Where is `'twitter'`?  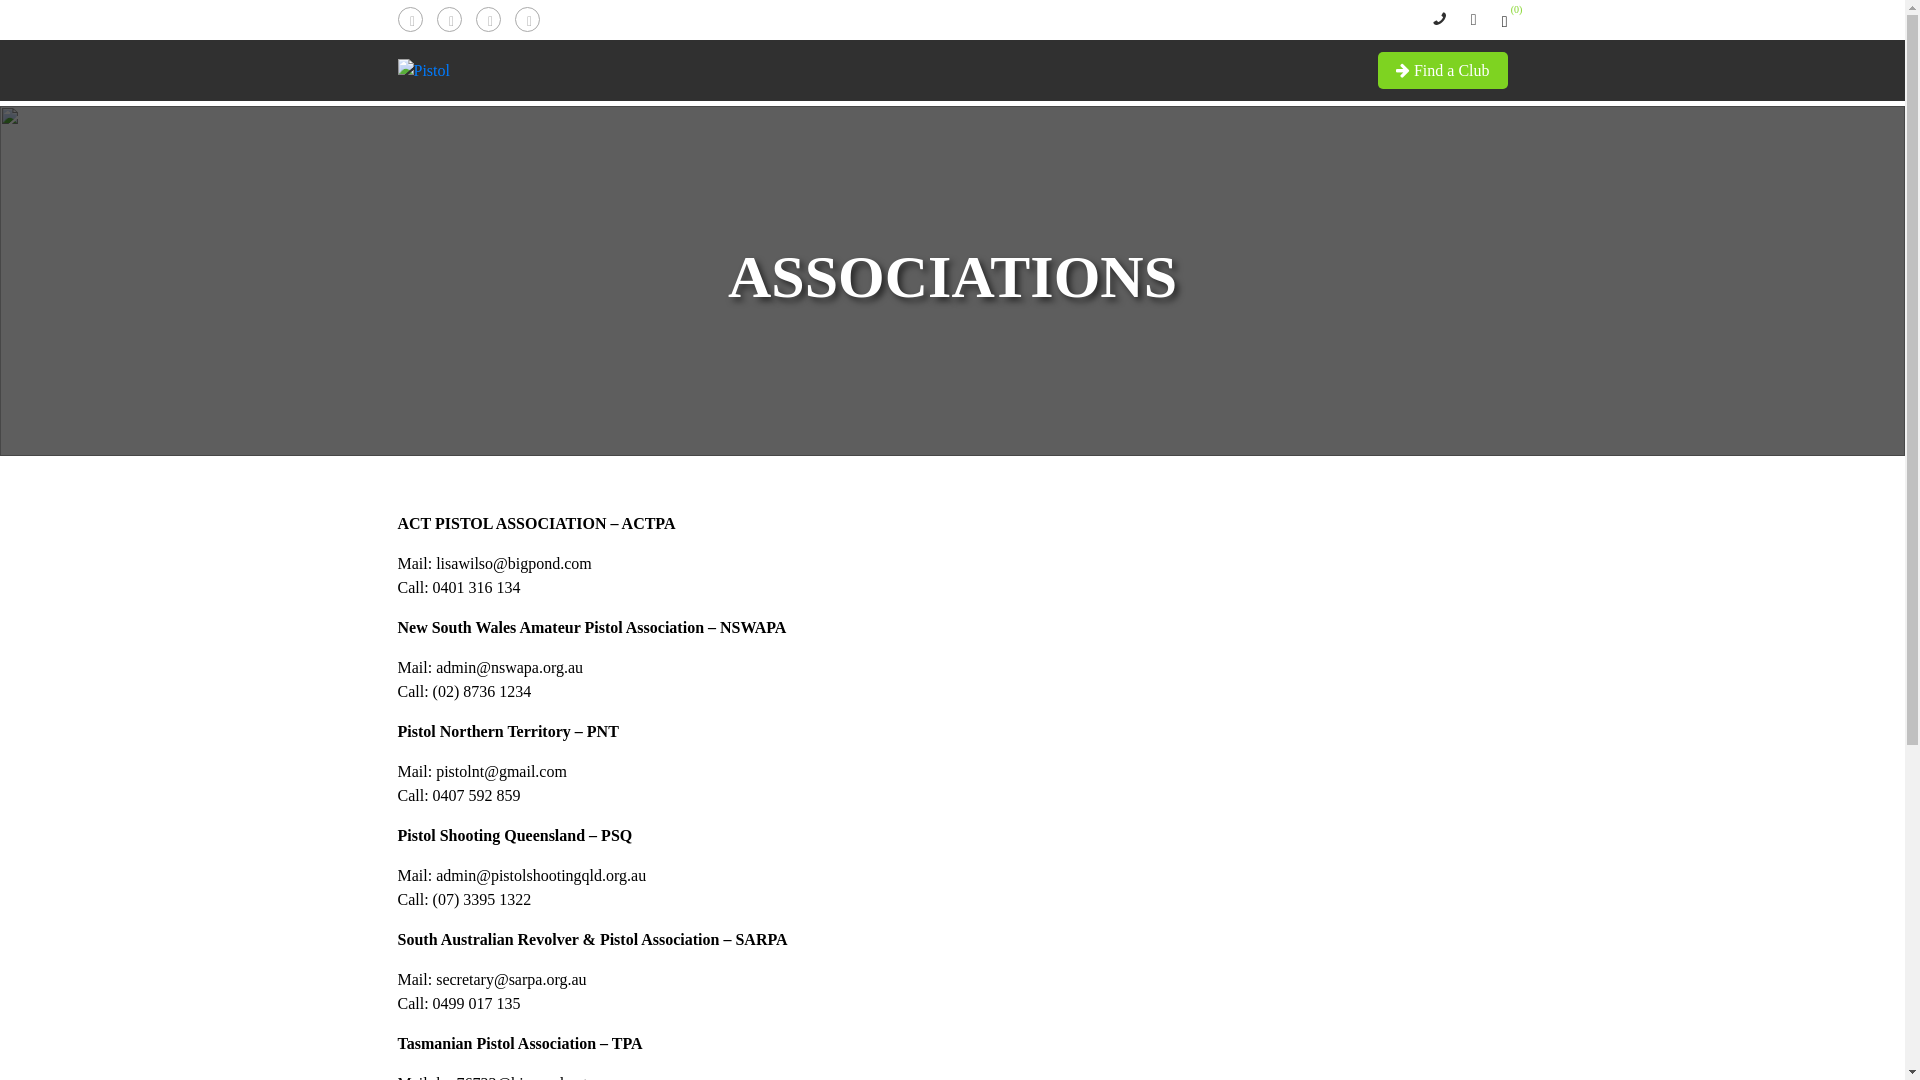
'twitter' is located at coordinates (447, 18).